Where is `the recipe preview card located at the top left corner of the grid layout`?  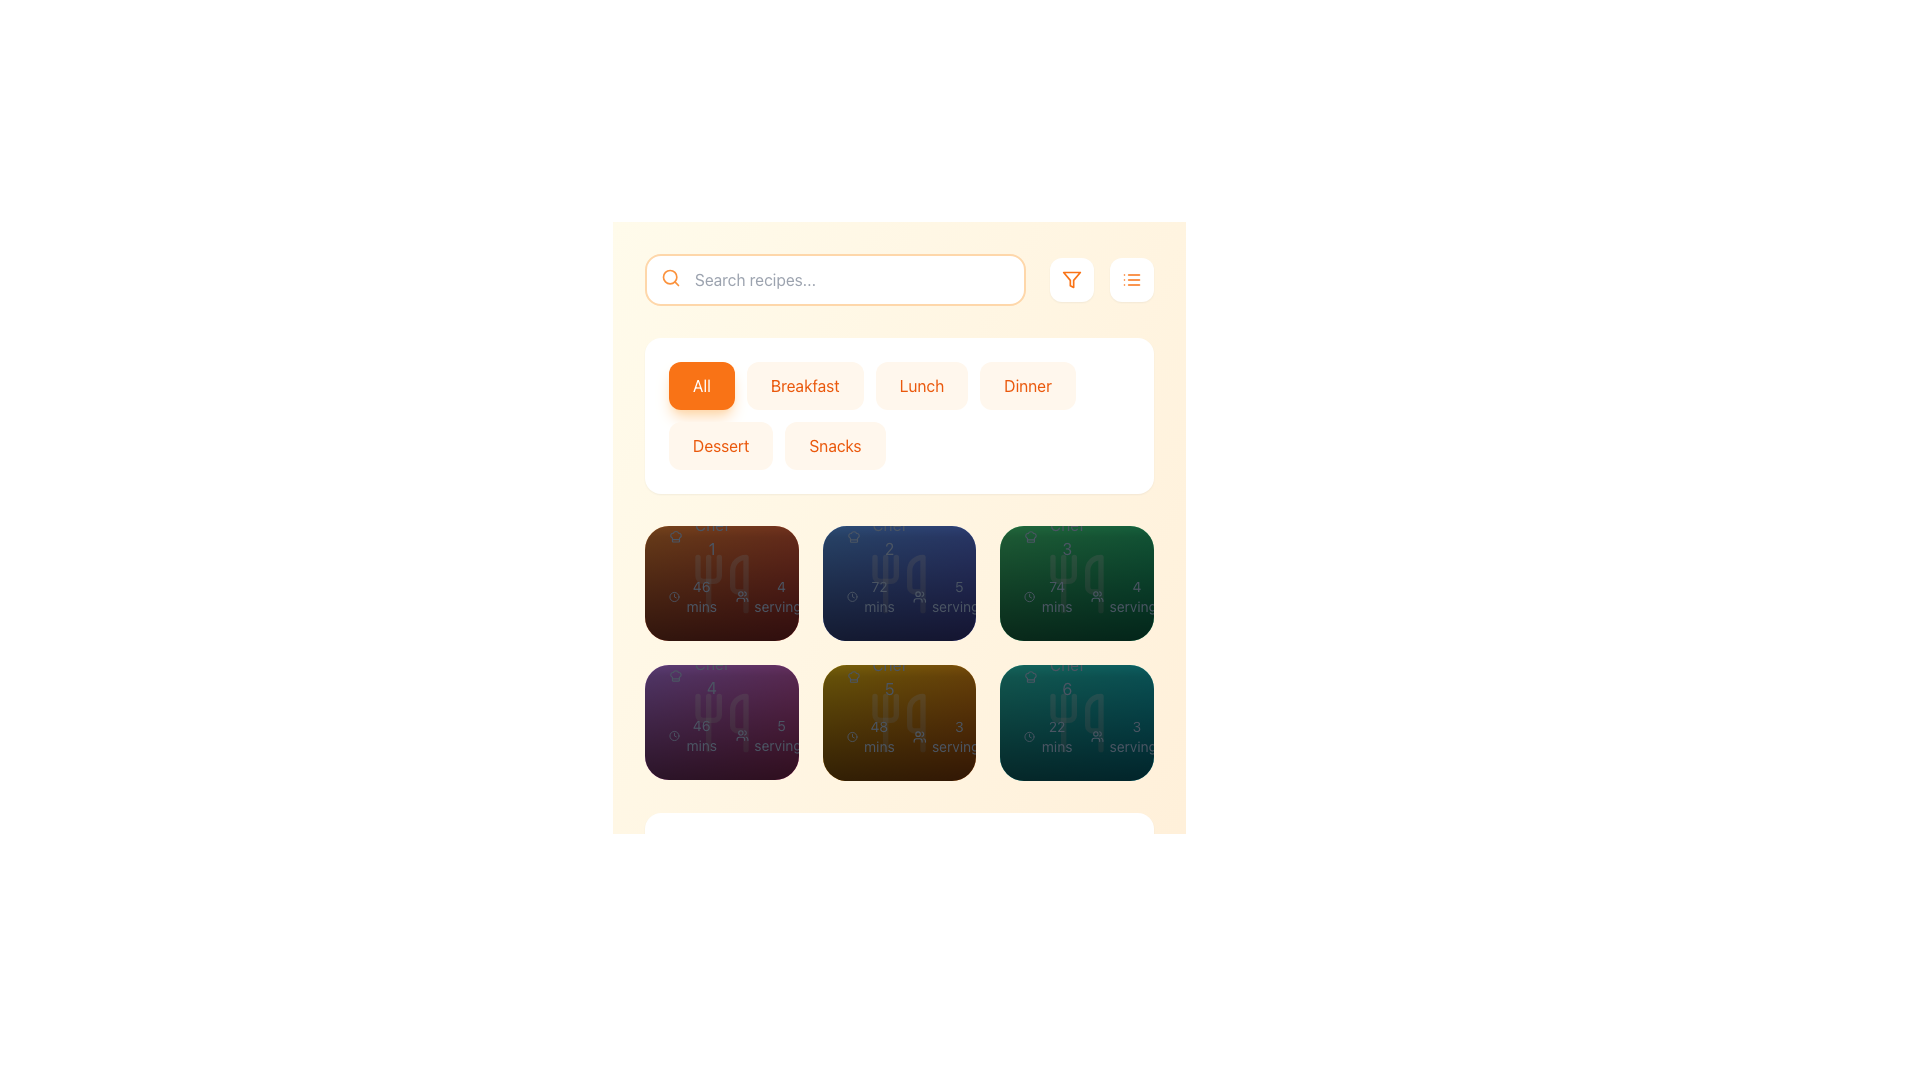
the recipe preview card located at the top left corner of the grid layout is located at coordinates (720, 583).